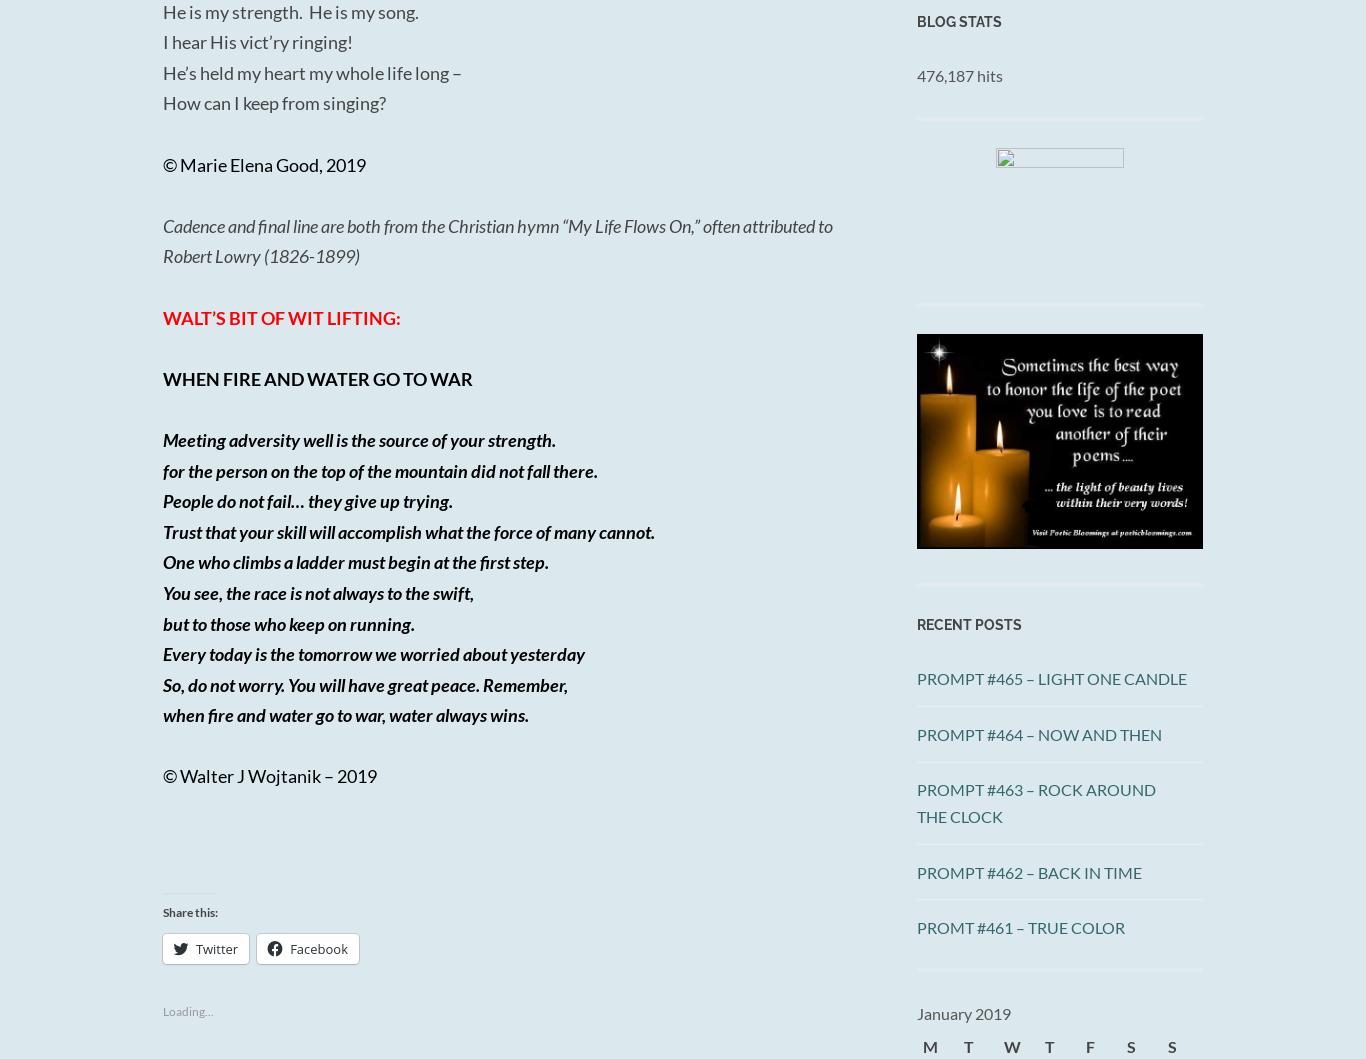 The width and height of the screenshot is (1366, 1059). I want to click on 'Facebook', so click(290, 948).